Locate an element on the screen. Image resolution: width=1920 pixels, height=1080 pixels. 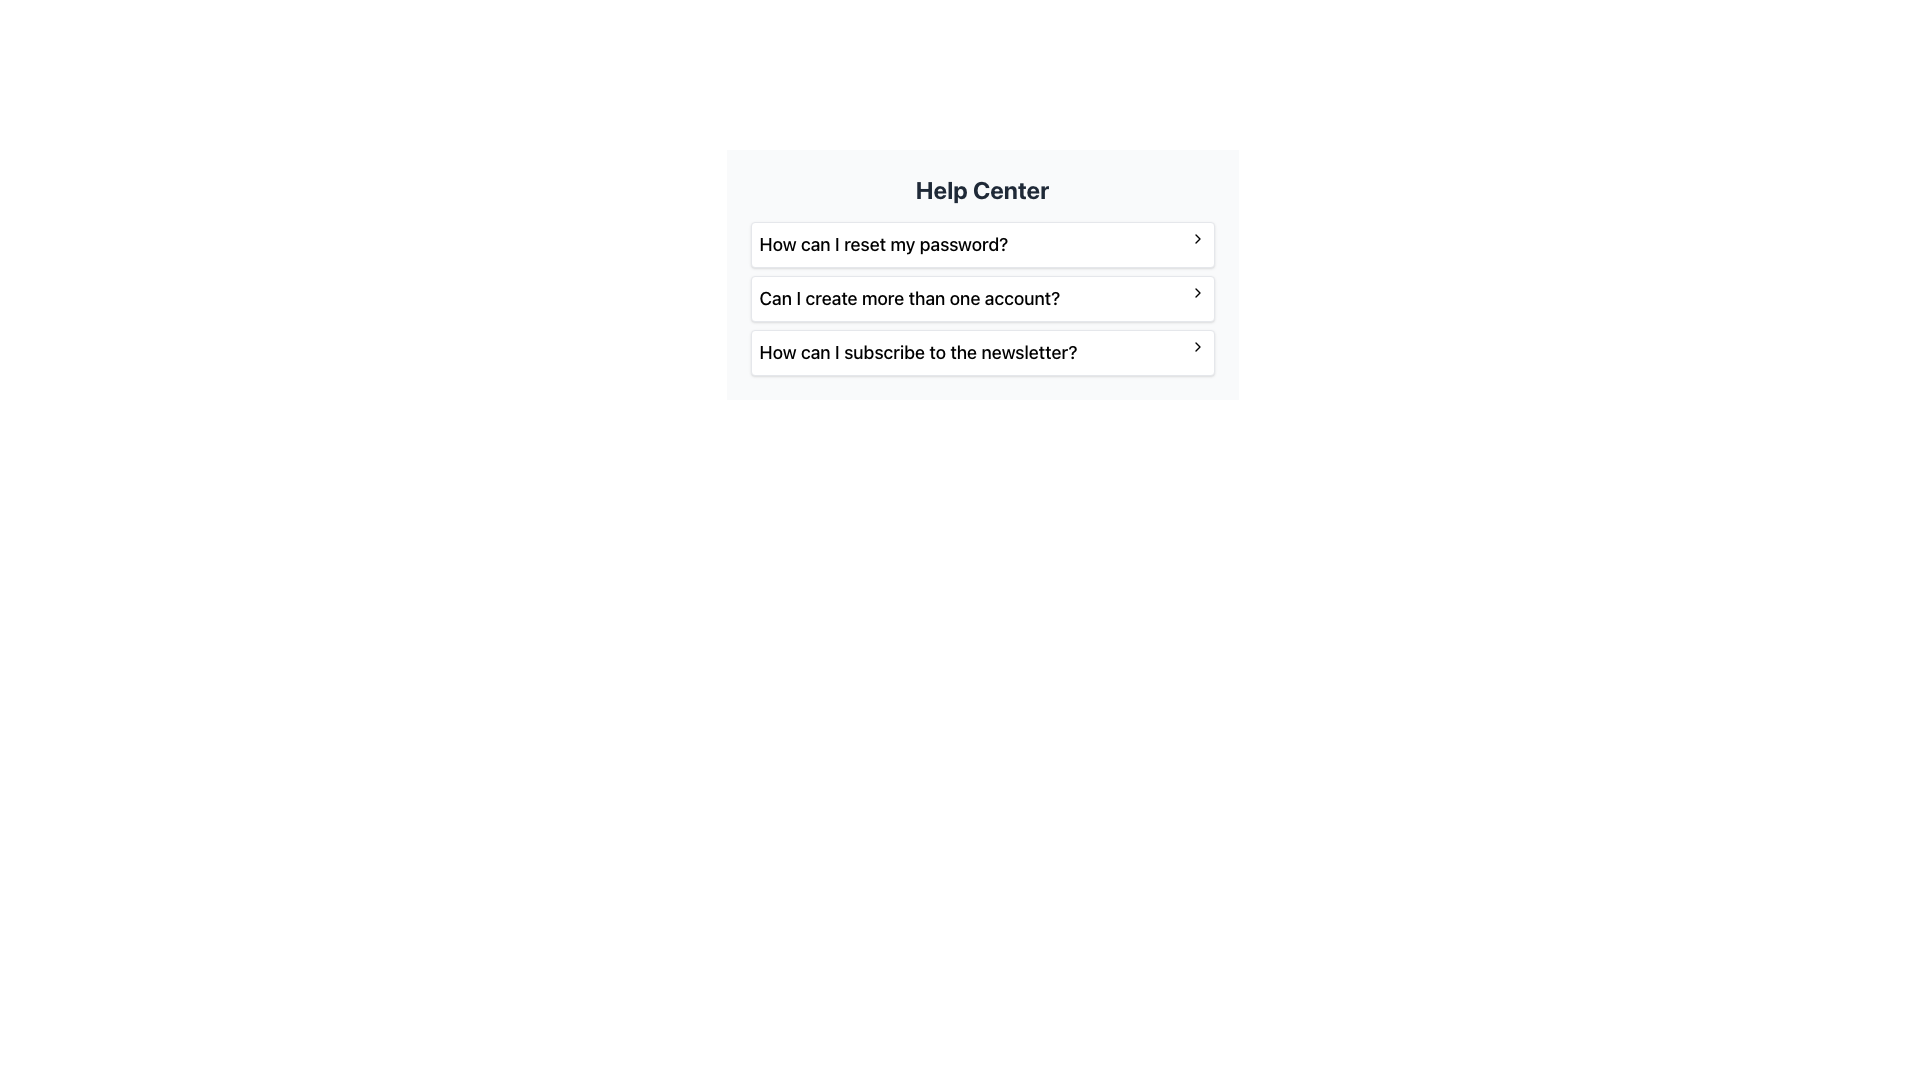
the small downward-pointing chevron icon that appears as a leftward-pointing arrow, located to the far right of the text 'Can I create more than one account?', which is the last element in the row is located at coordinates (1197, 293).